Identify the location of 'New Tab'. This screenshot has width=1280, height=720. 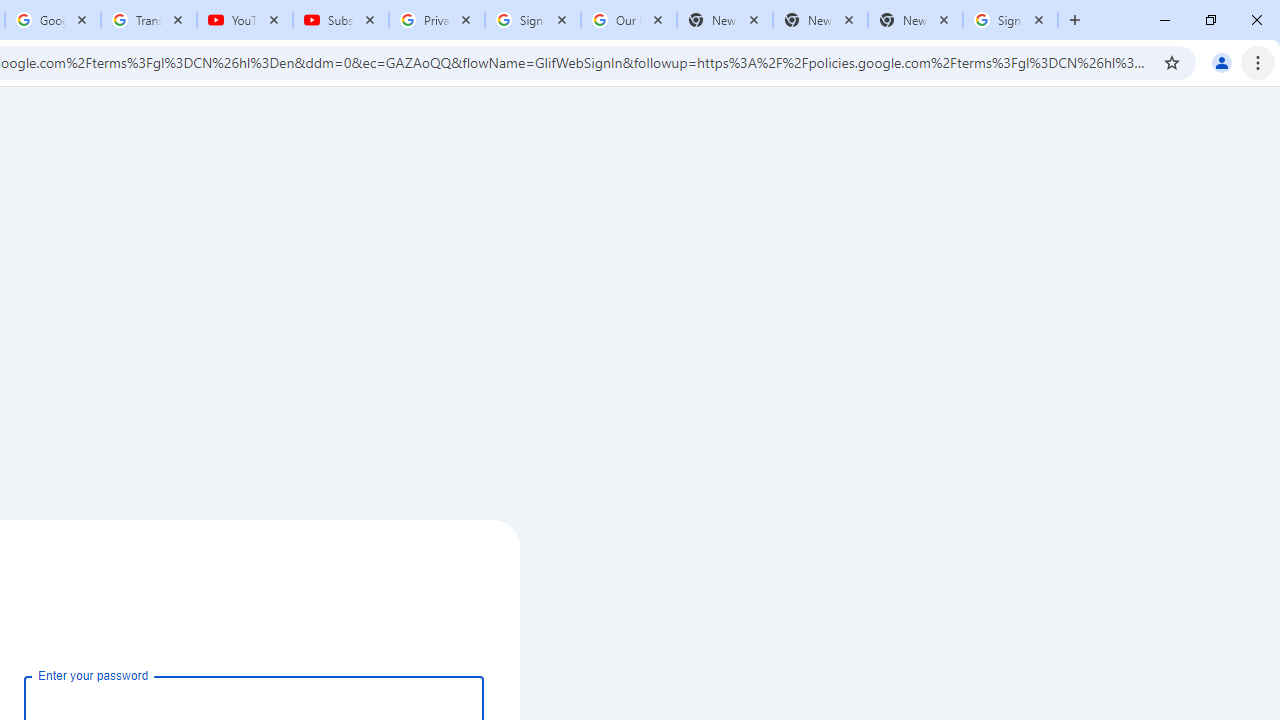
(914, 20).